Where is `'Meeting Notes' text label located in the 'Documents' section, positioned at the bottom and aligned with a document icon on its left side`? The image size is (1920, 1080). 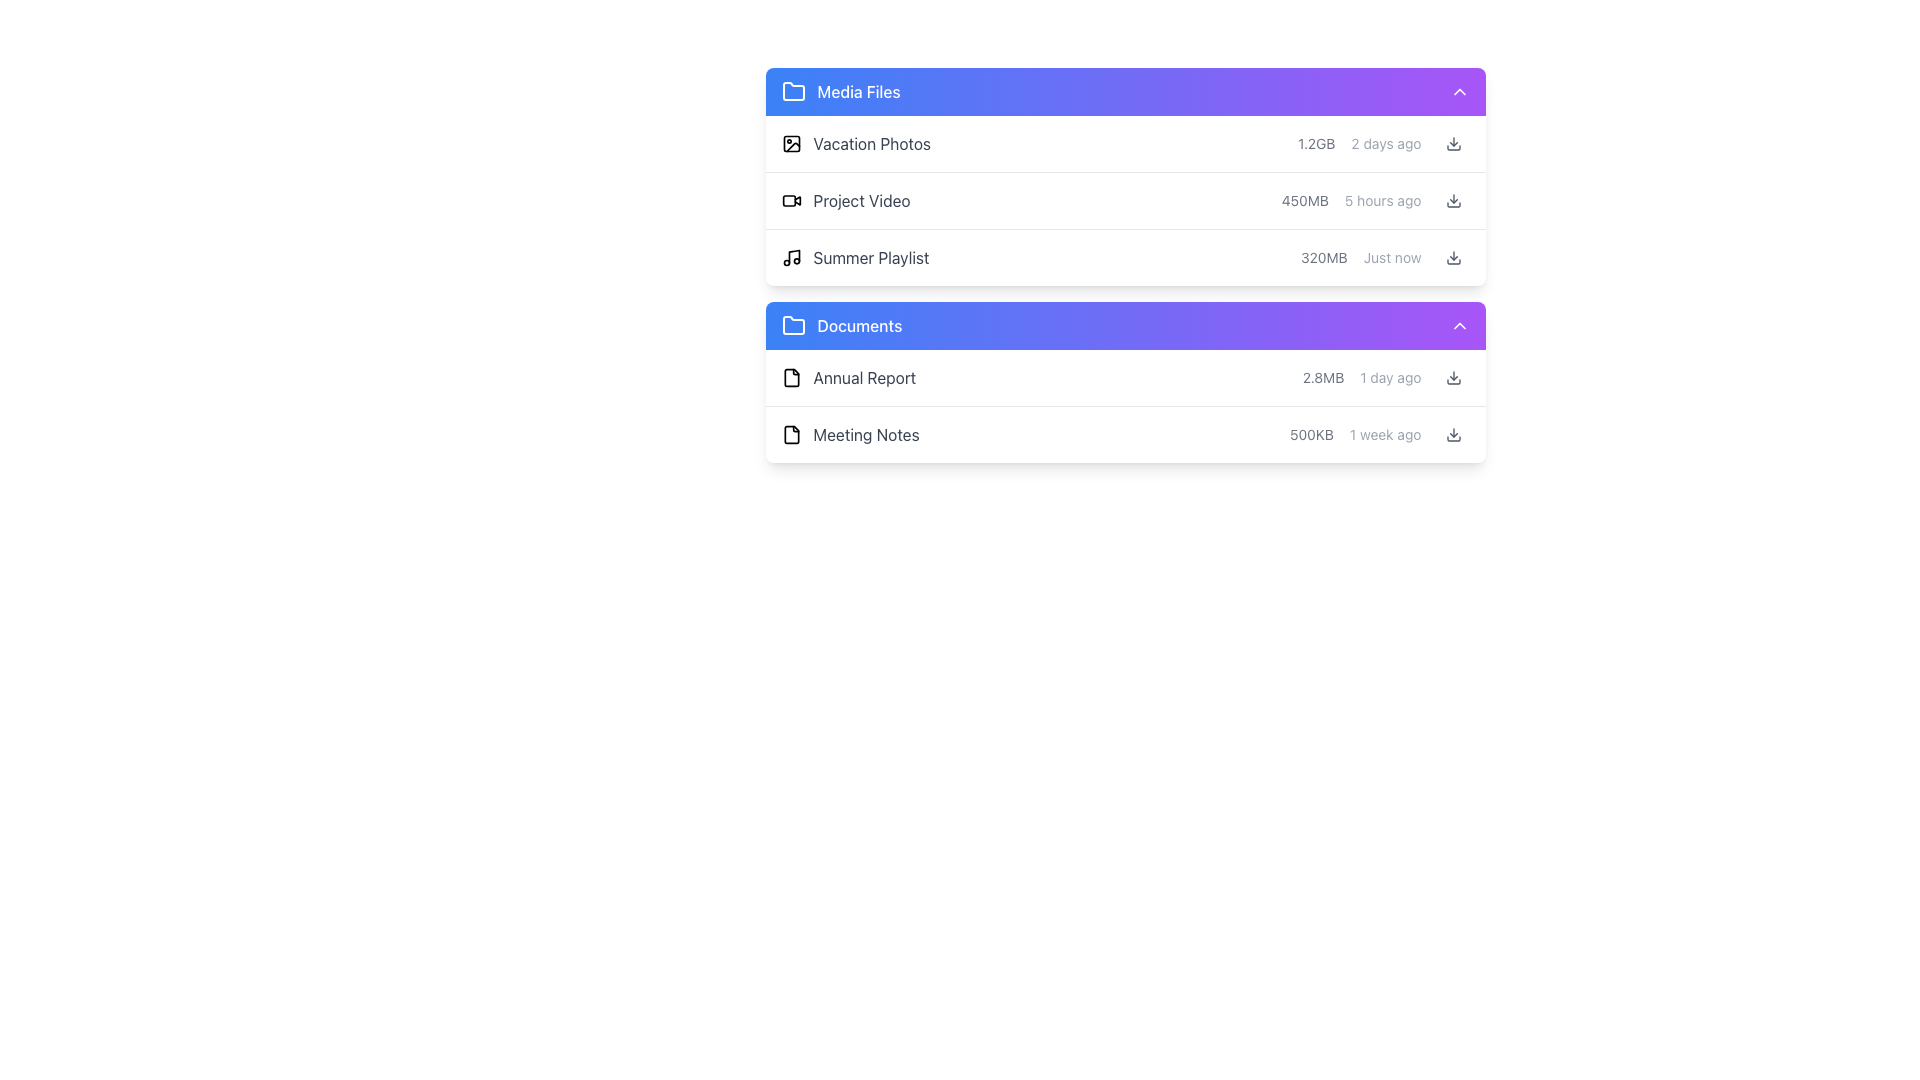
'Meeting Notes' text label located in the 'Documents' section, positioned at the bottom and aligned with a document icon on its left side is located at coordinates (866, 434).